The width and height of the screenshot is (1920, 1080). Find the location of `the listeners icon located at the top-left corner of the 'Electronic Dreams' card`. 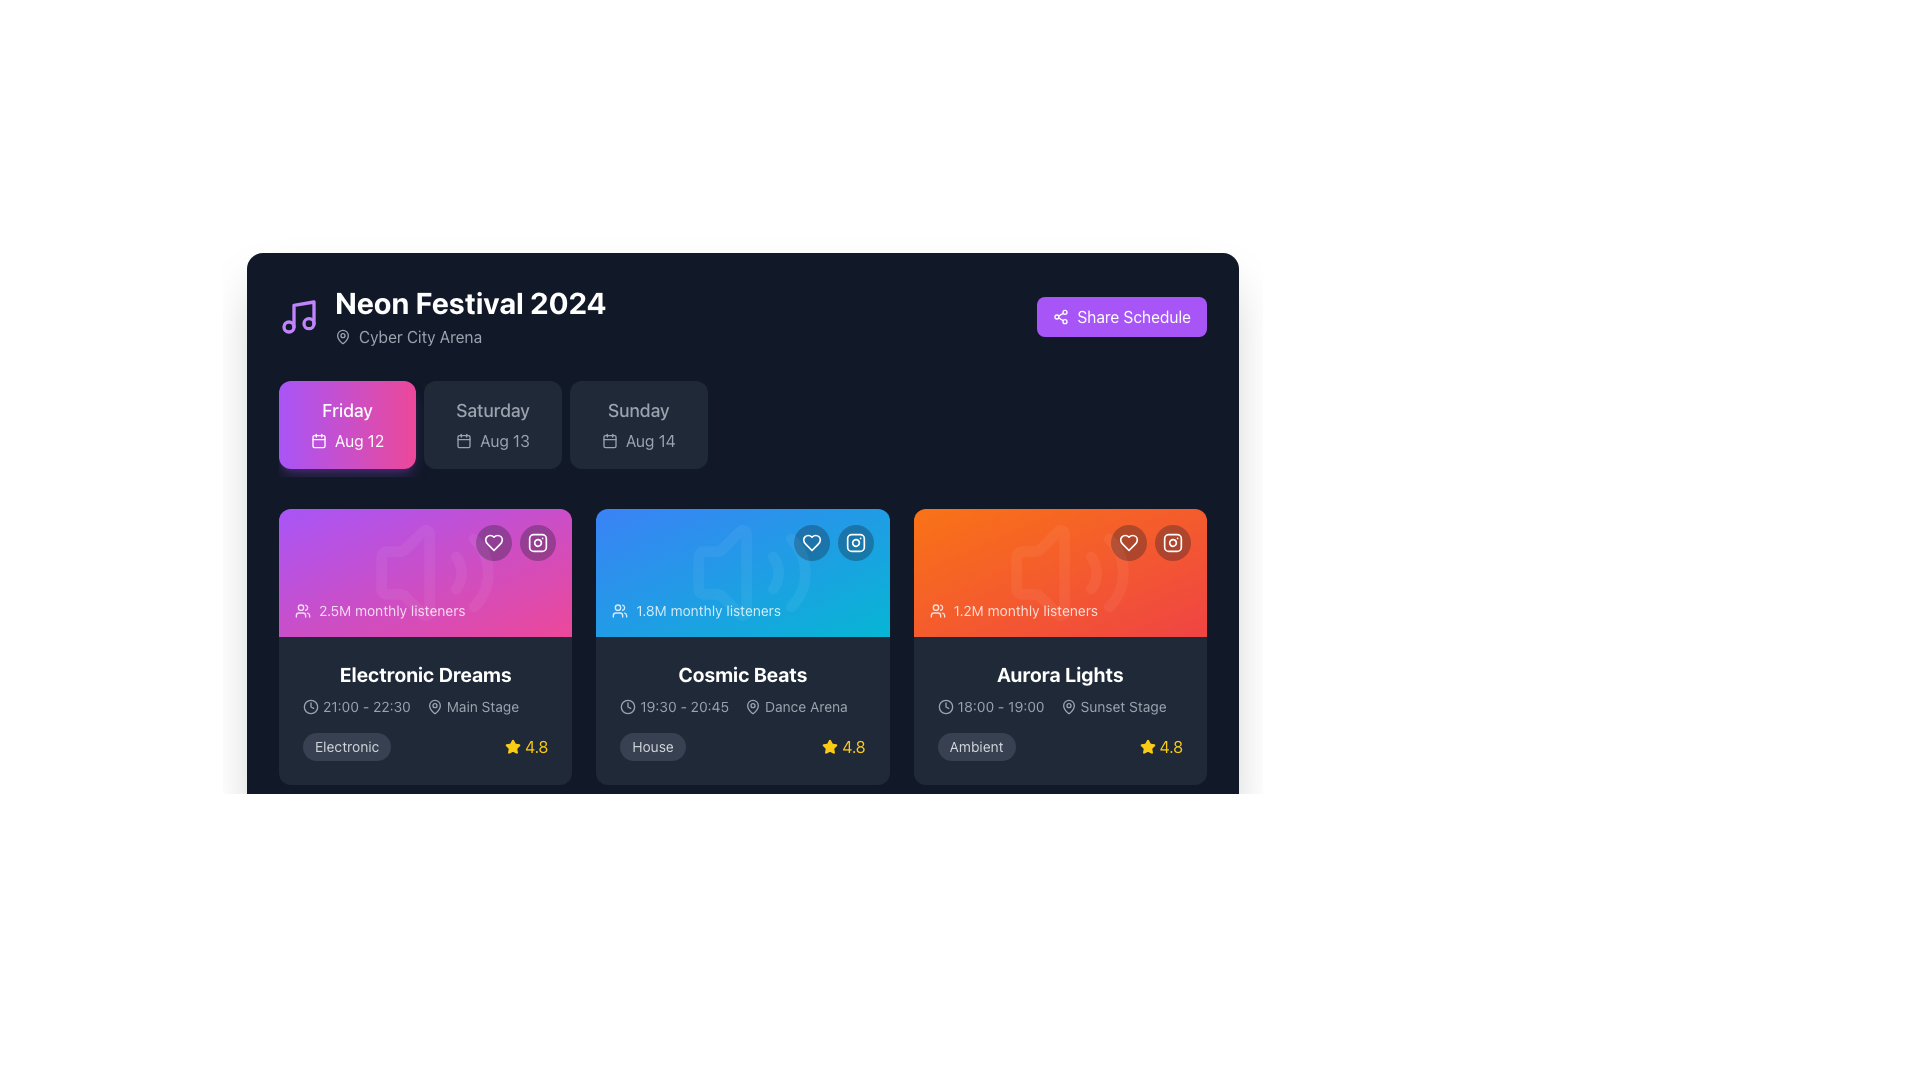

the listeners icon located at the top-left corner of the 'Electronic Dreams' card is located at coordinates (301, 609).